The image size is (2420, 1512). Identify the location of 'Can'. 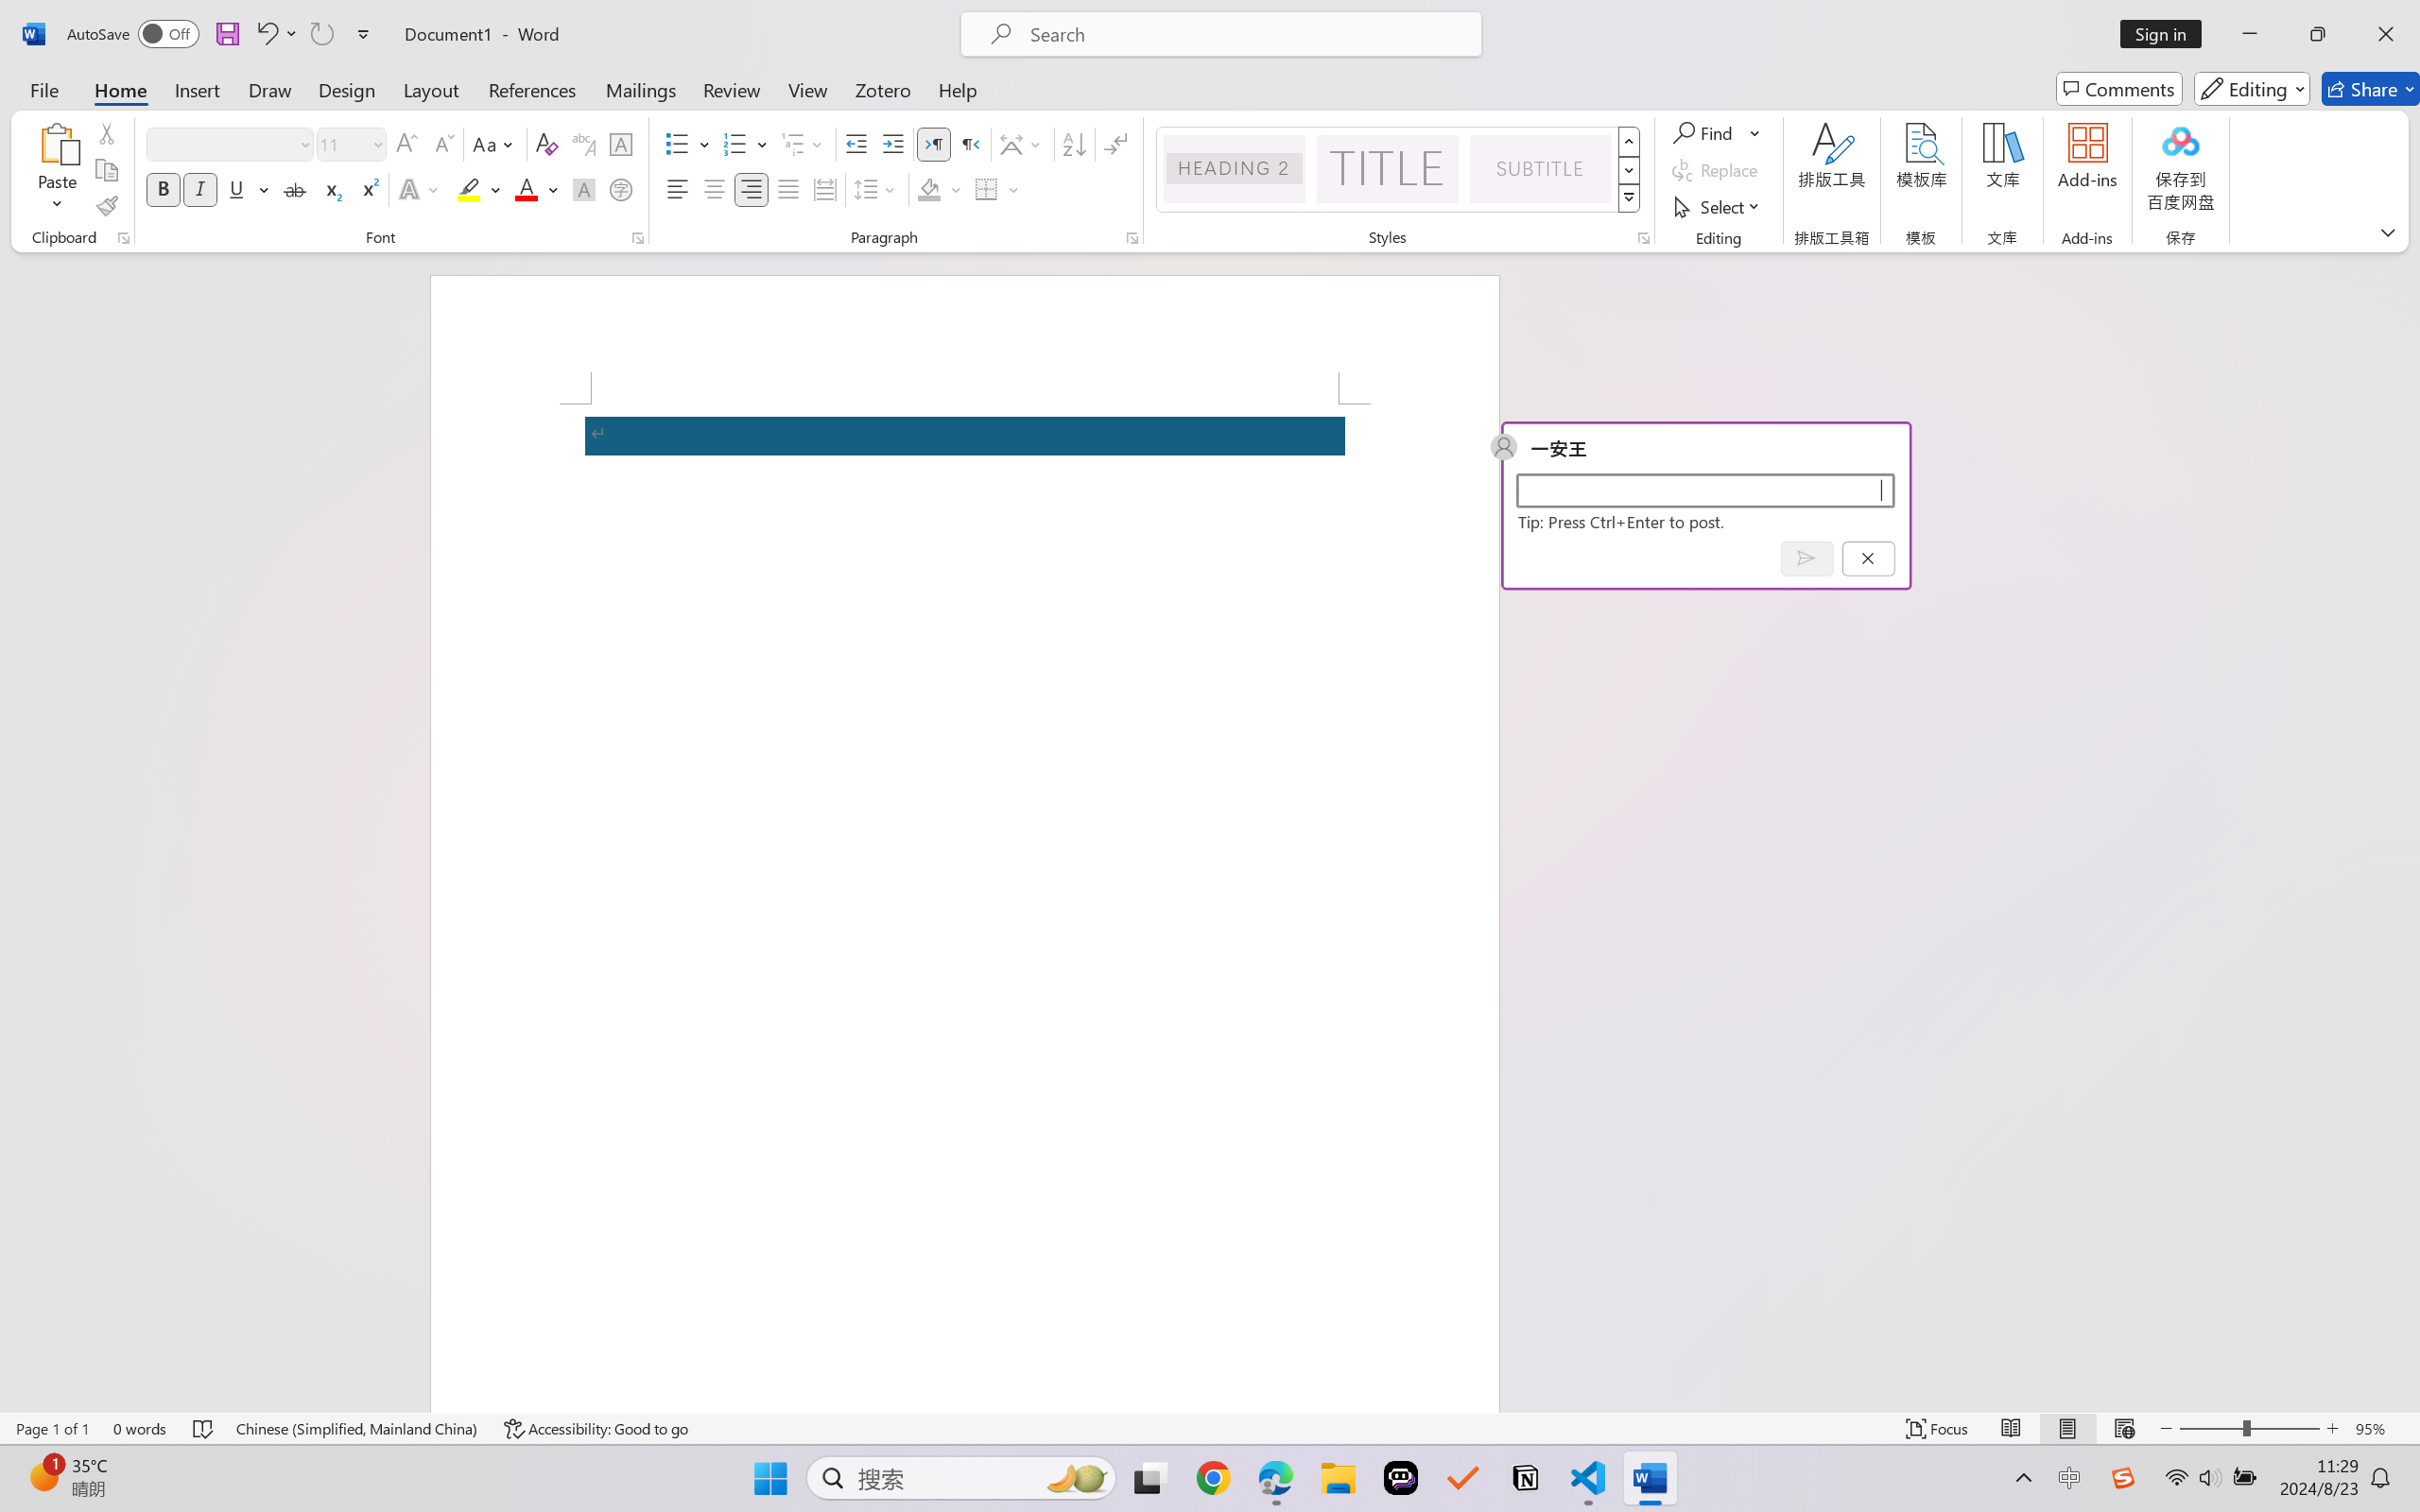
(320, 33).